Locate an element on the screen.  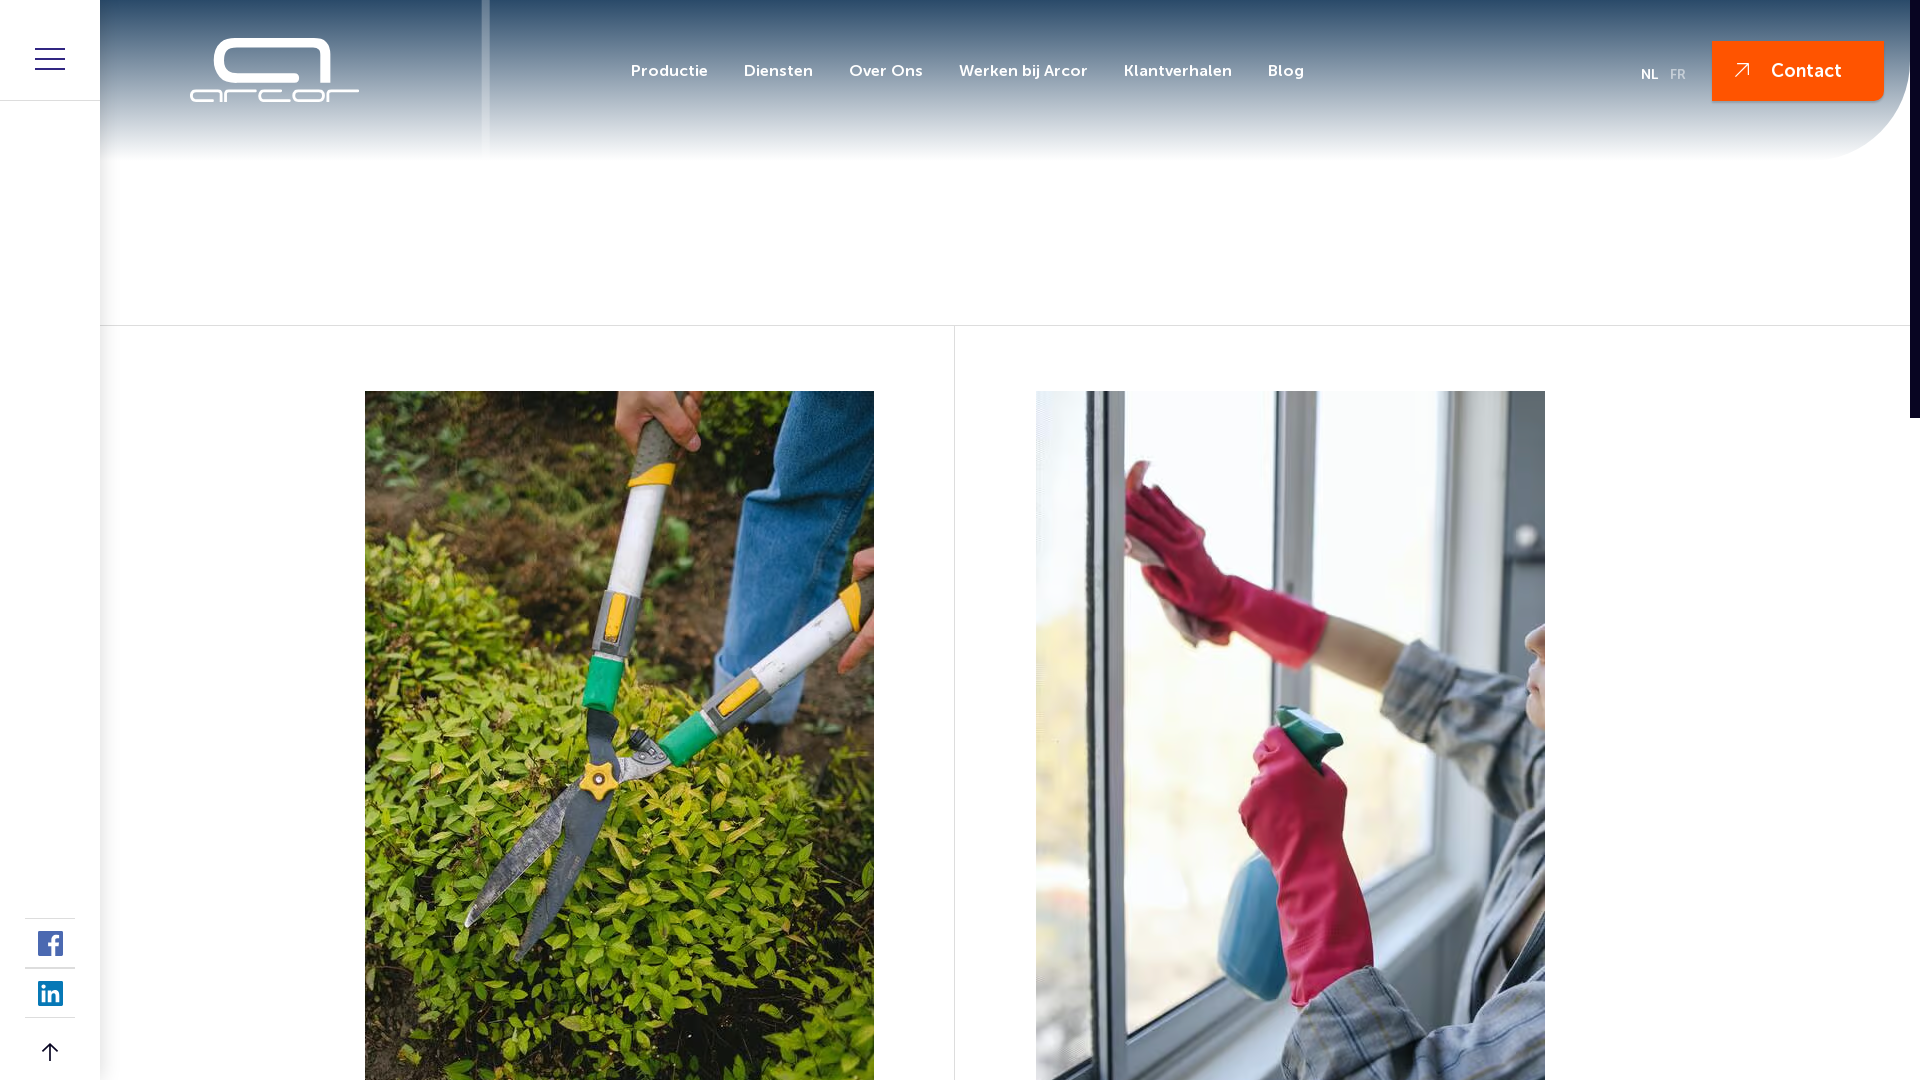
'Blog' is located at coordinates (1255, 69).